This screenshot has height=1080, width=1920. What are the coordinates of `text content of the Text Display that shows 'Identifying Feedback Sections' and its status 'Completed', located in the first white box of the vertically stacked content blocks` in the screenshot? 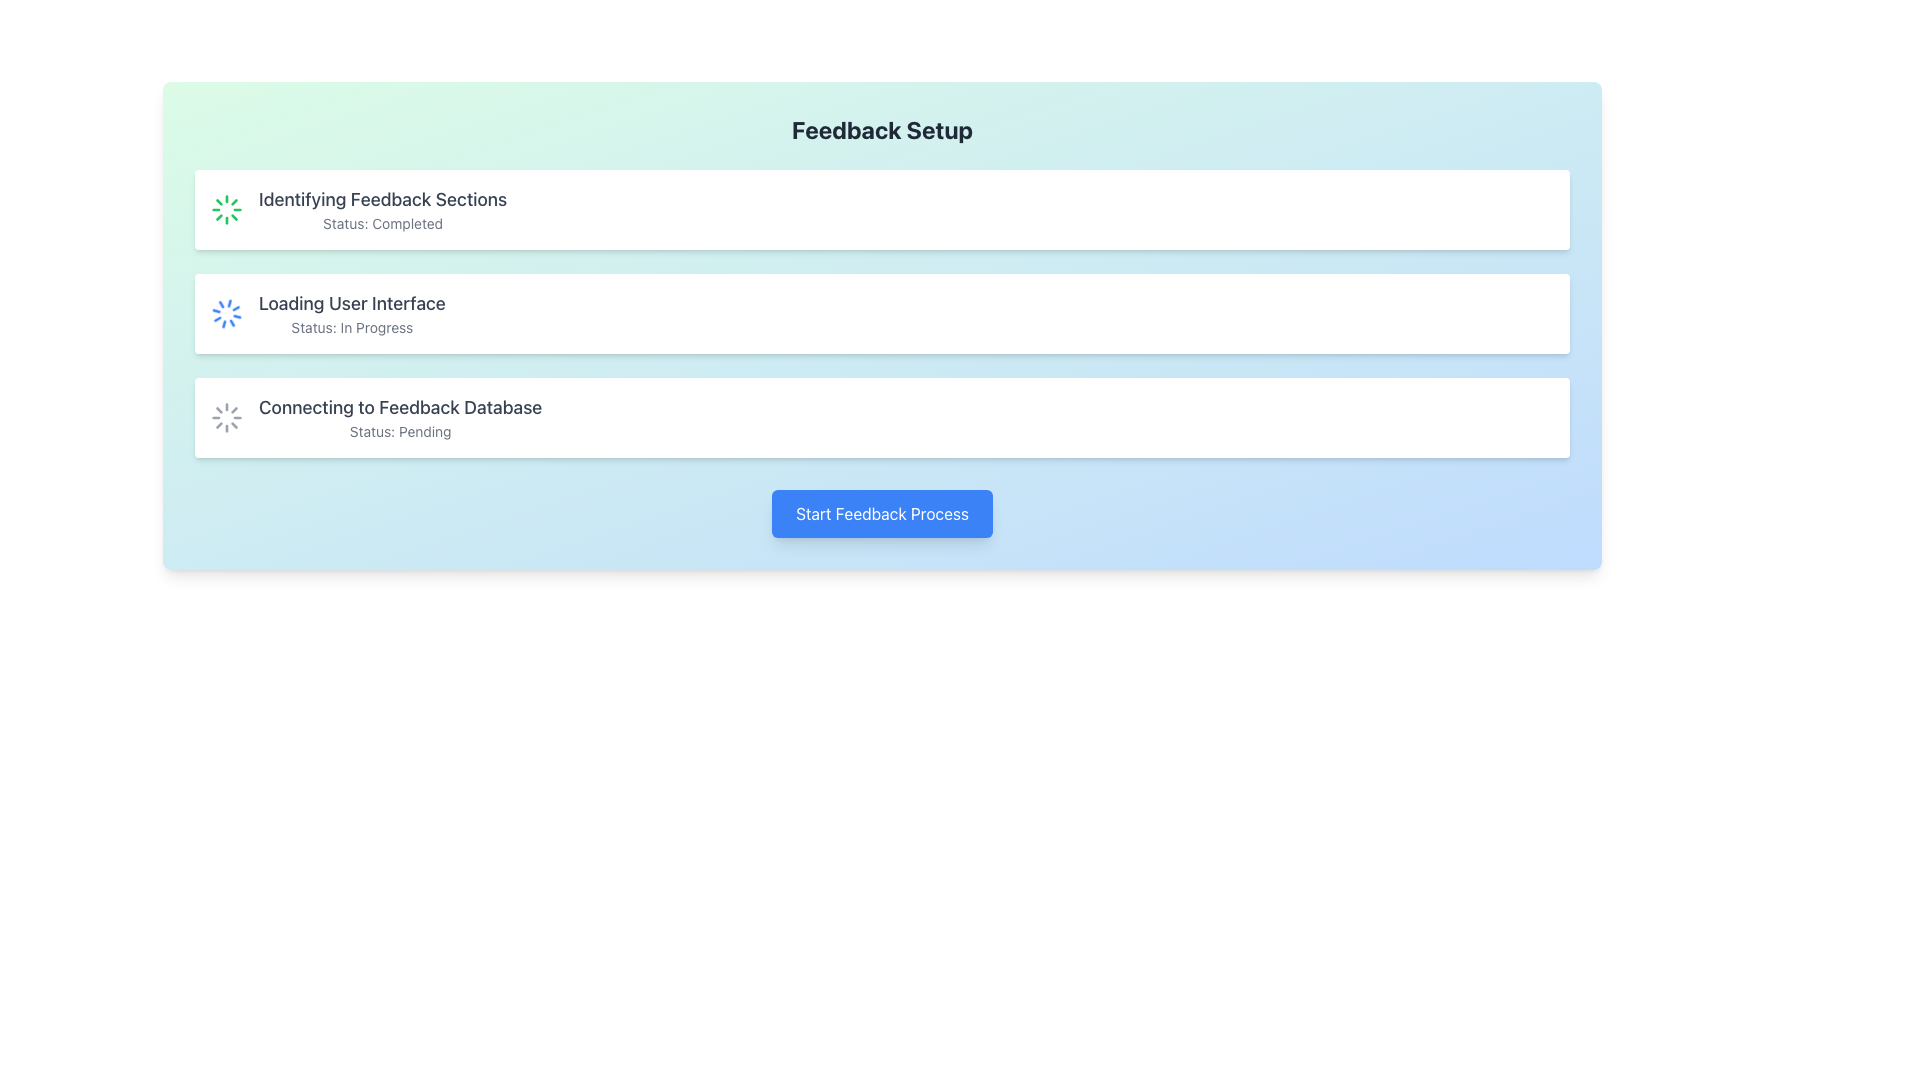 It's located at (383, 209).